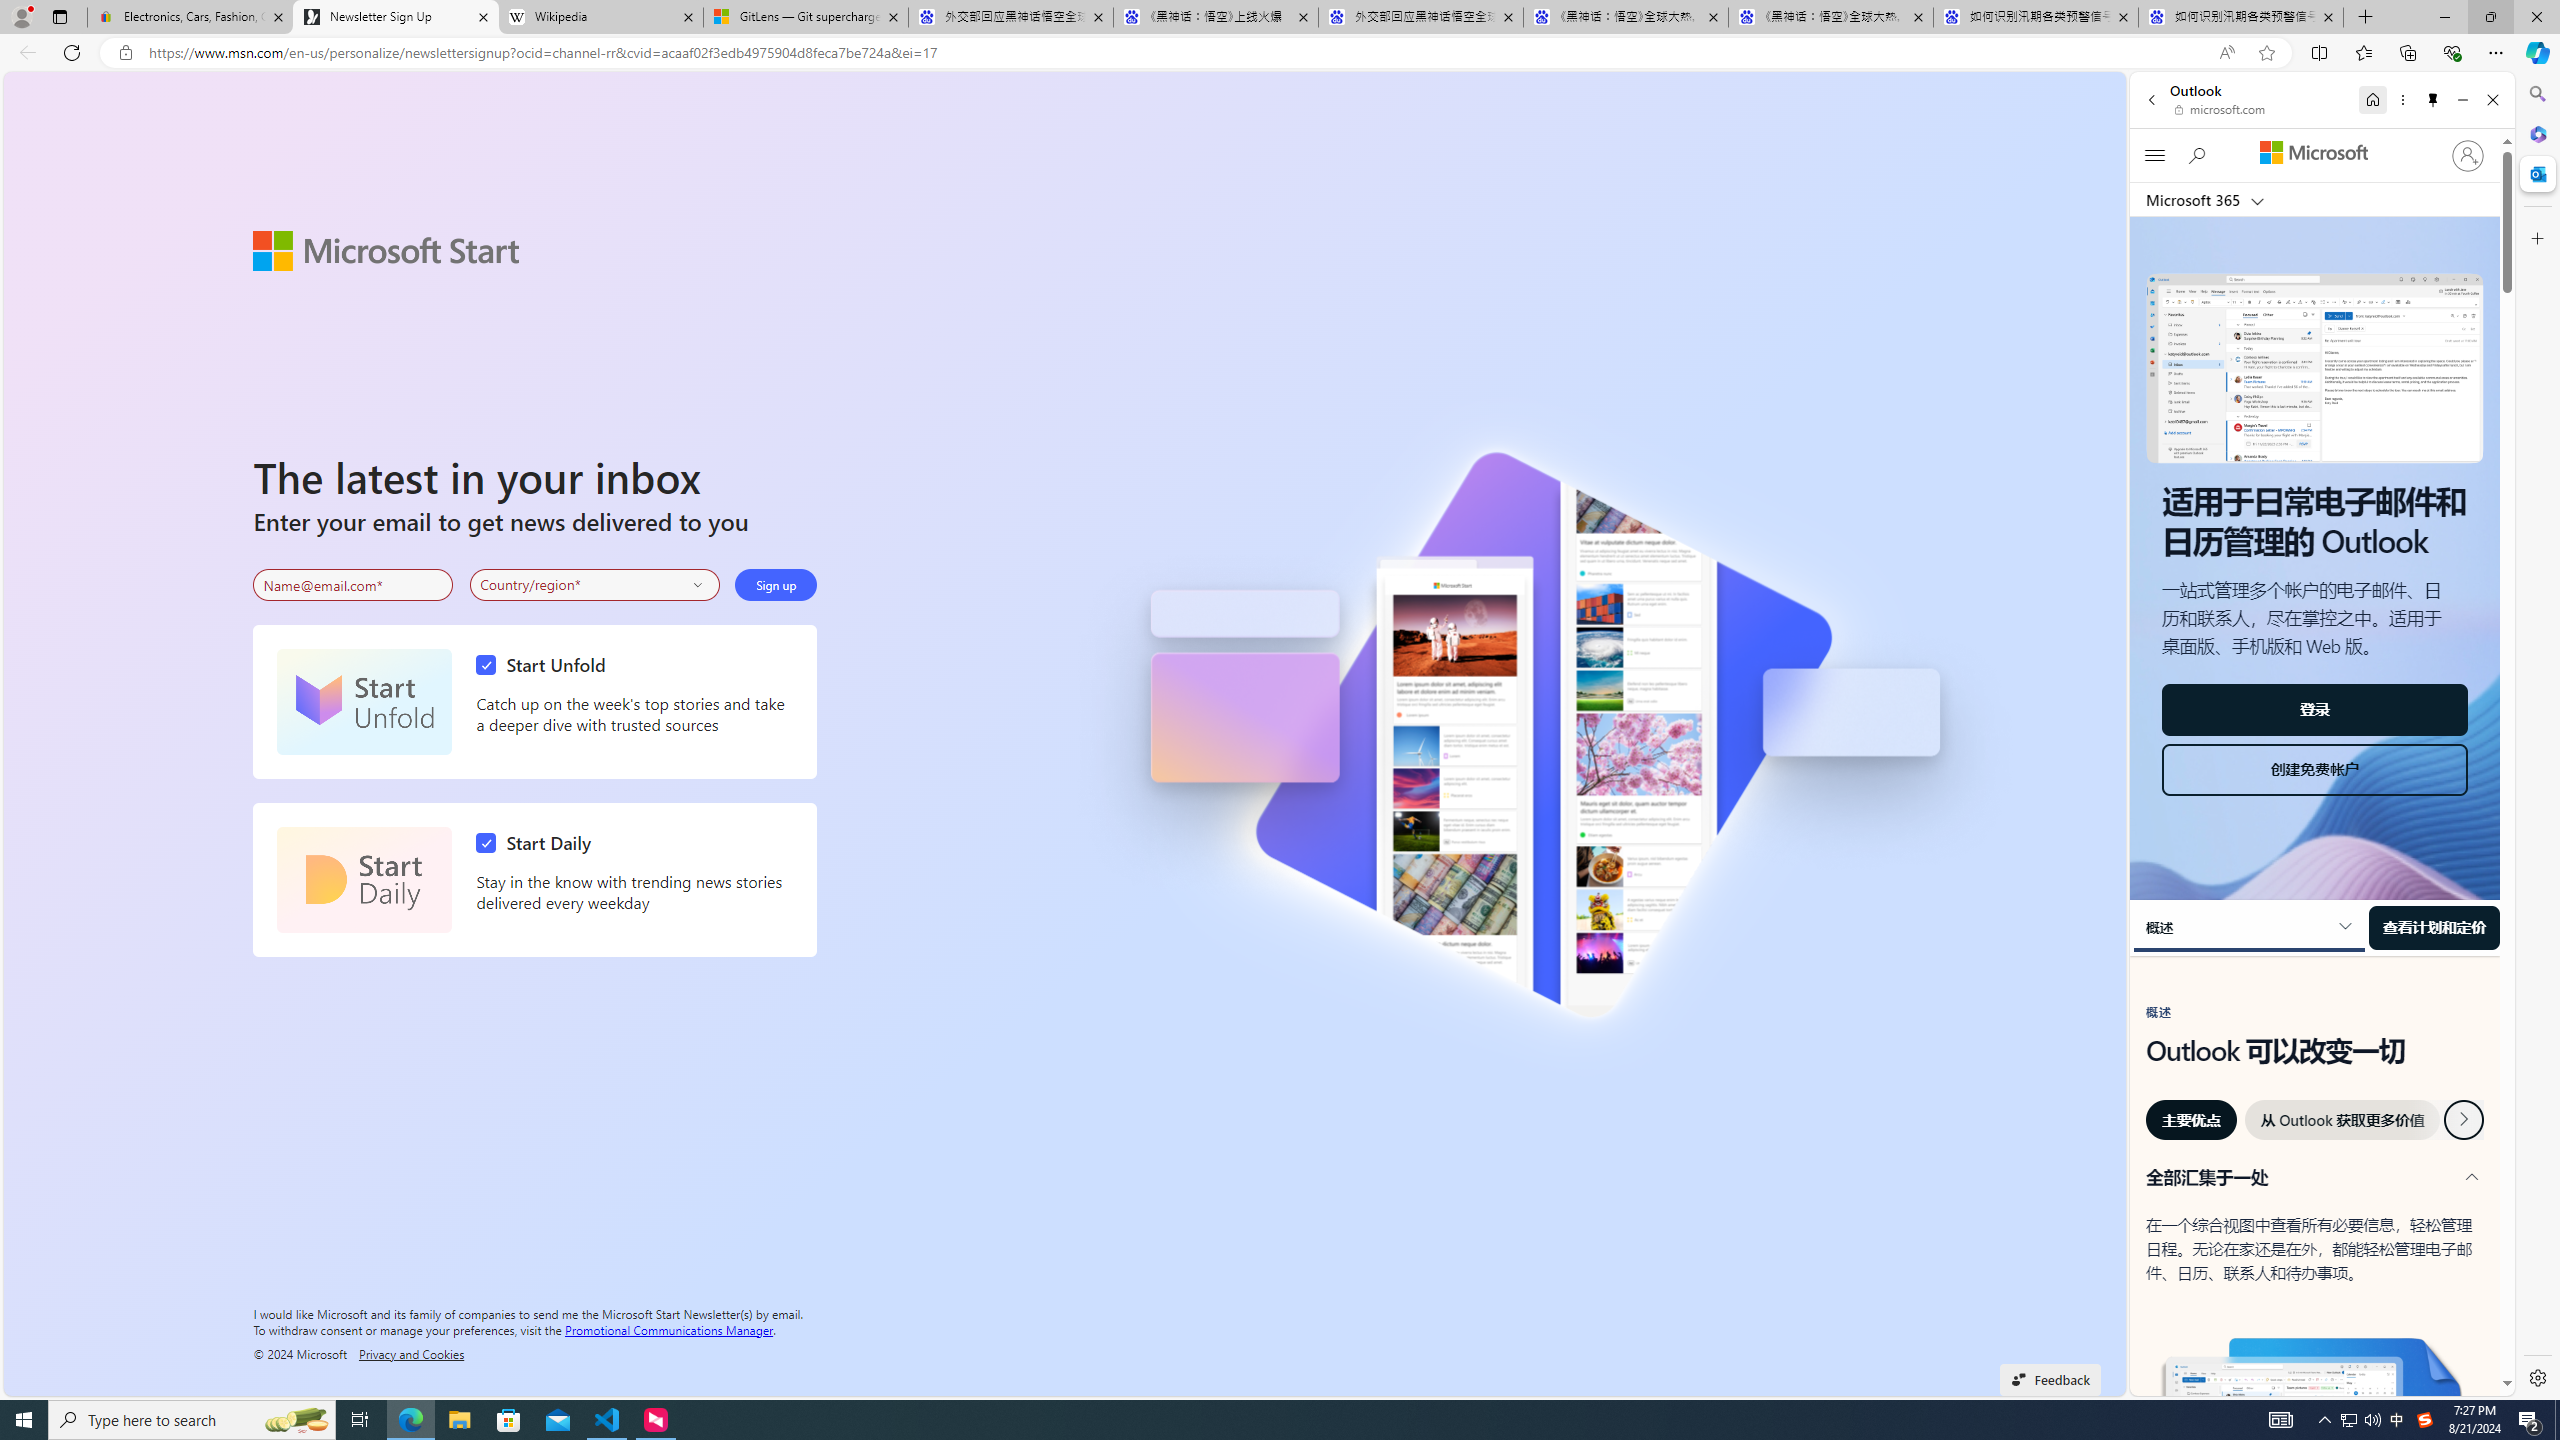 The image size is (2560, 1440). I want to click on 'Unpin side pane', so click(2433, 99).